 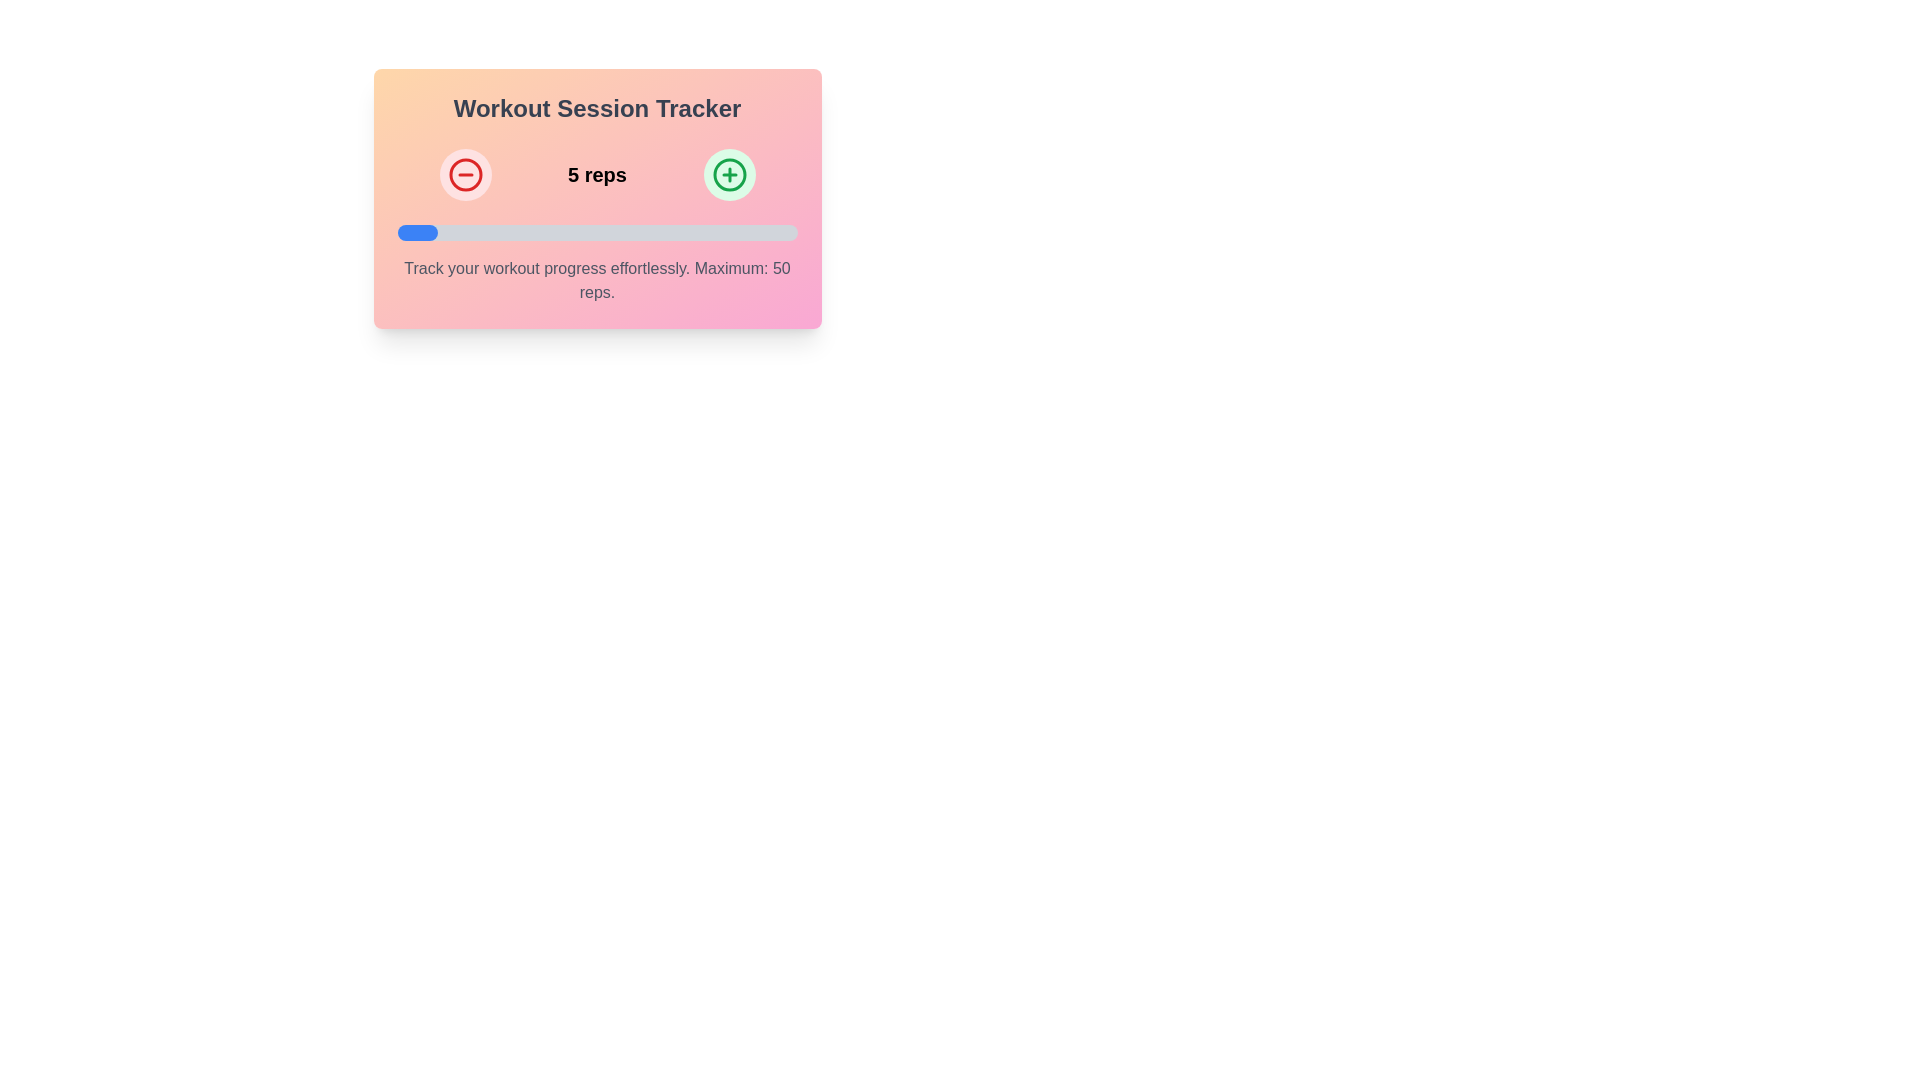 I want to click on the slider, so click(x=399, y=231).